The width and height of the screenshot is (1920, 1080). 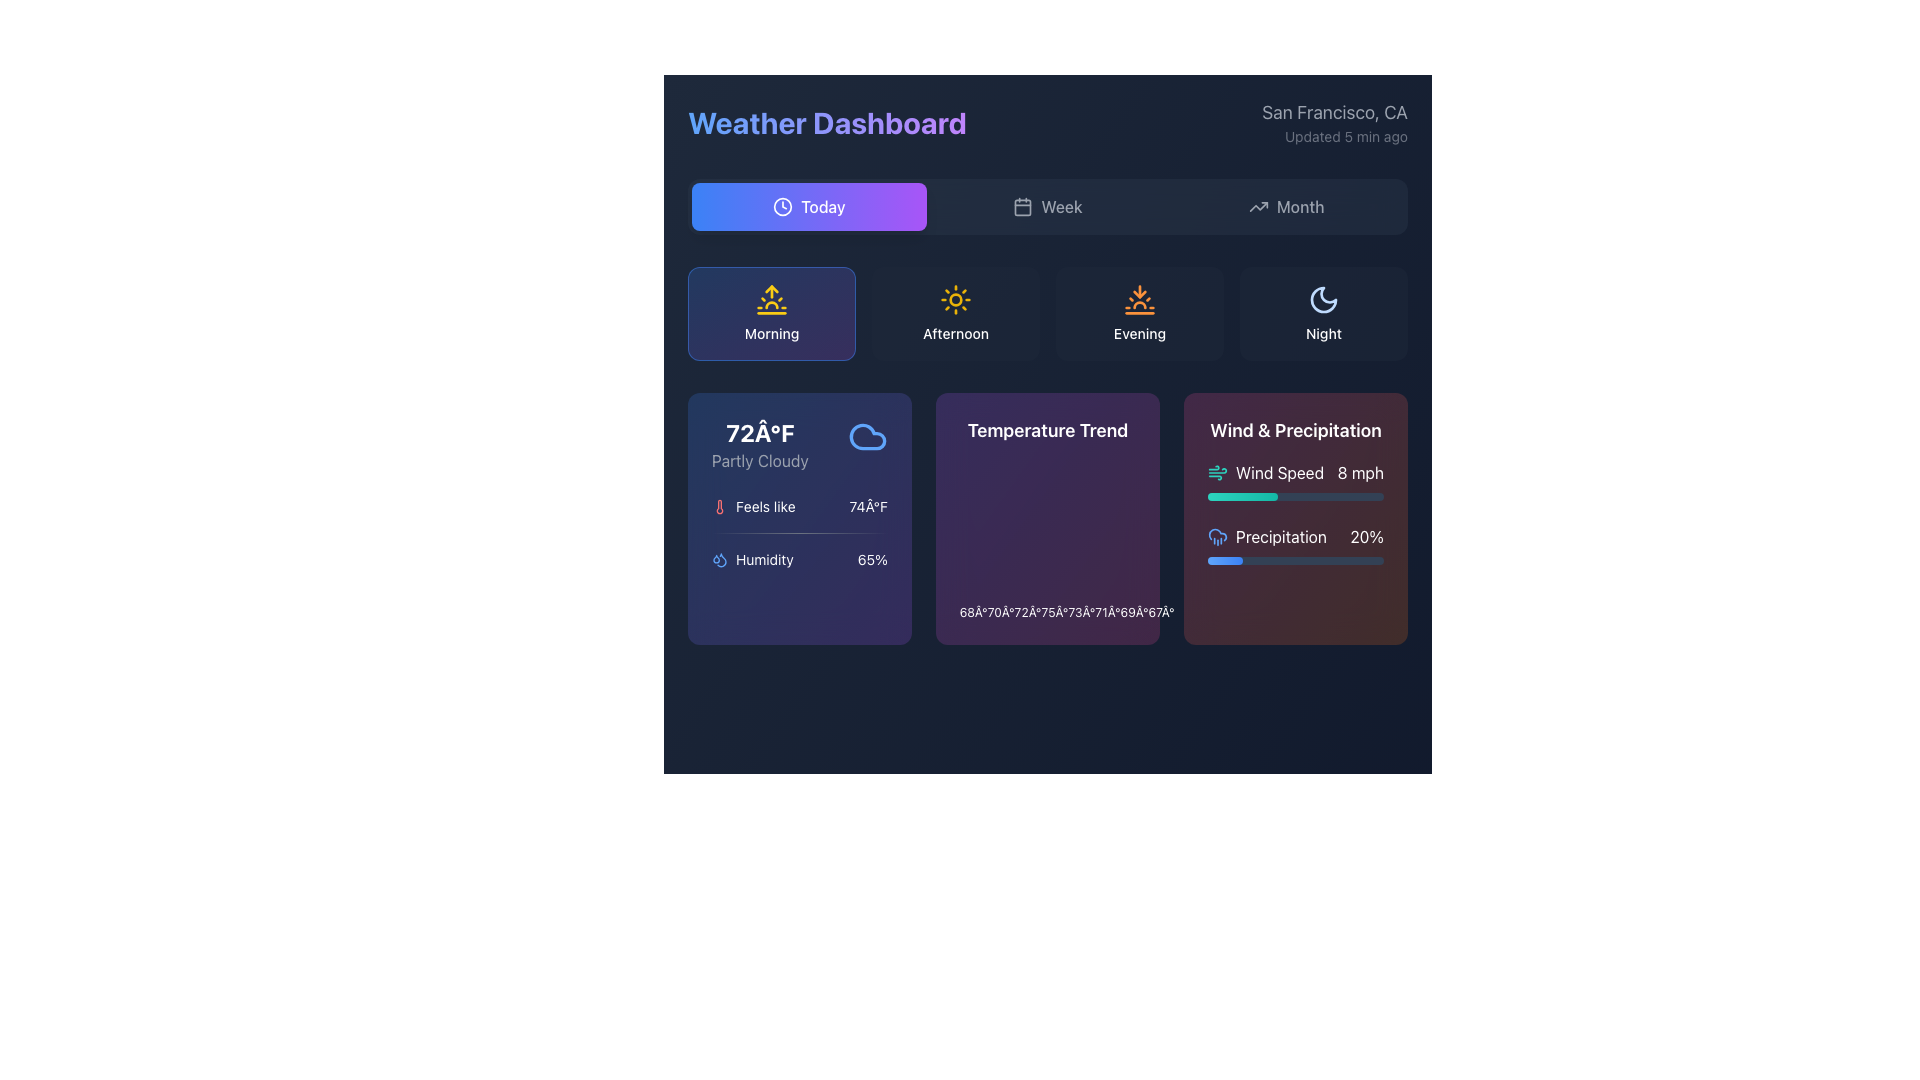 What do you see at coordinates (1257, 207) in the screenshot?
I see `the upward trending arrow icon located to the left of the 'Month' text in the top-right section of the navigation bar` at bounding box center [1257, 207].